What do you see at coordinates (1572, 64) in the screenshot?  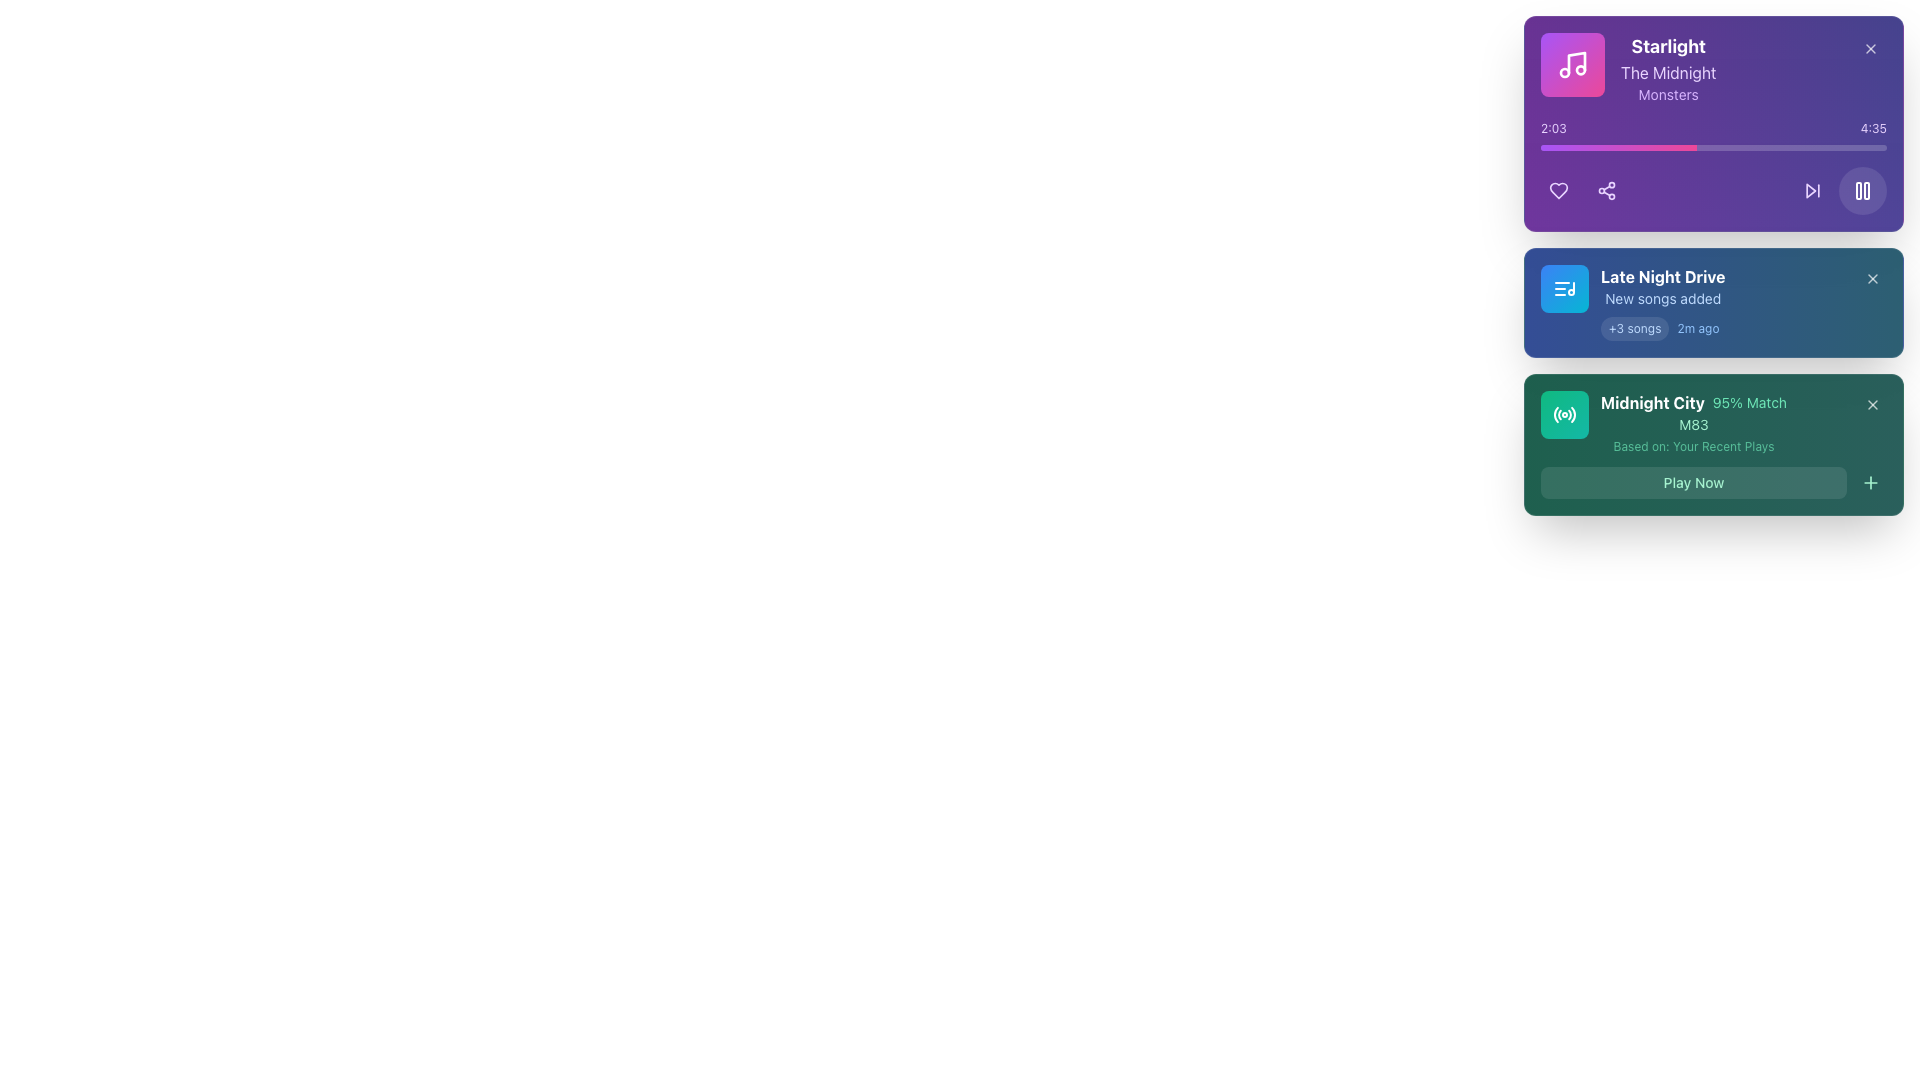 I see `the interactive icon associated with the 'Starlight' card, located in the top-left corner next to the title 'Starlight'` at bounding box center [1572, 64].